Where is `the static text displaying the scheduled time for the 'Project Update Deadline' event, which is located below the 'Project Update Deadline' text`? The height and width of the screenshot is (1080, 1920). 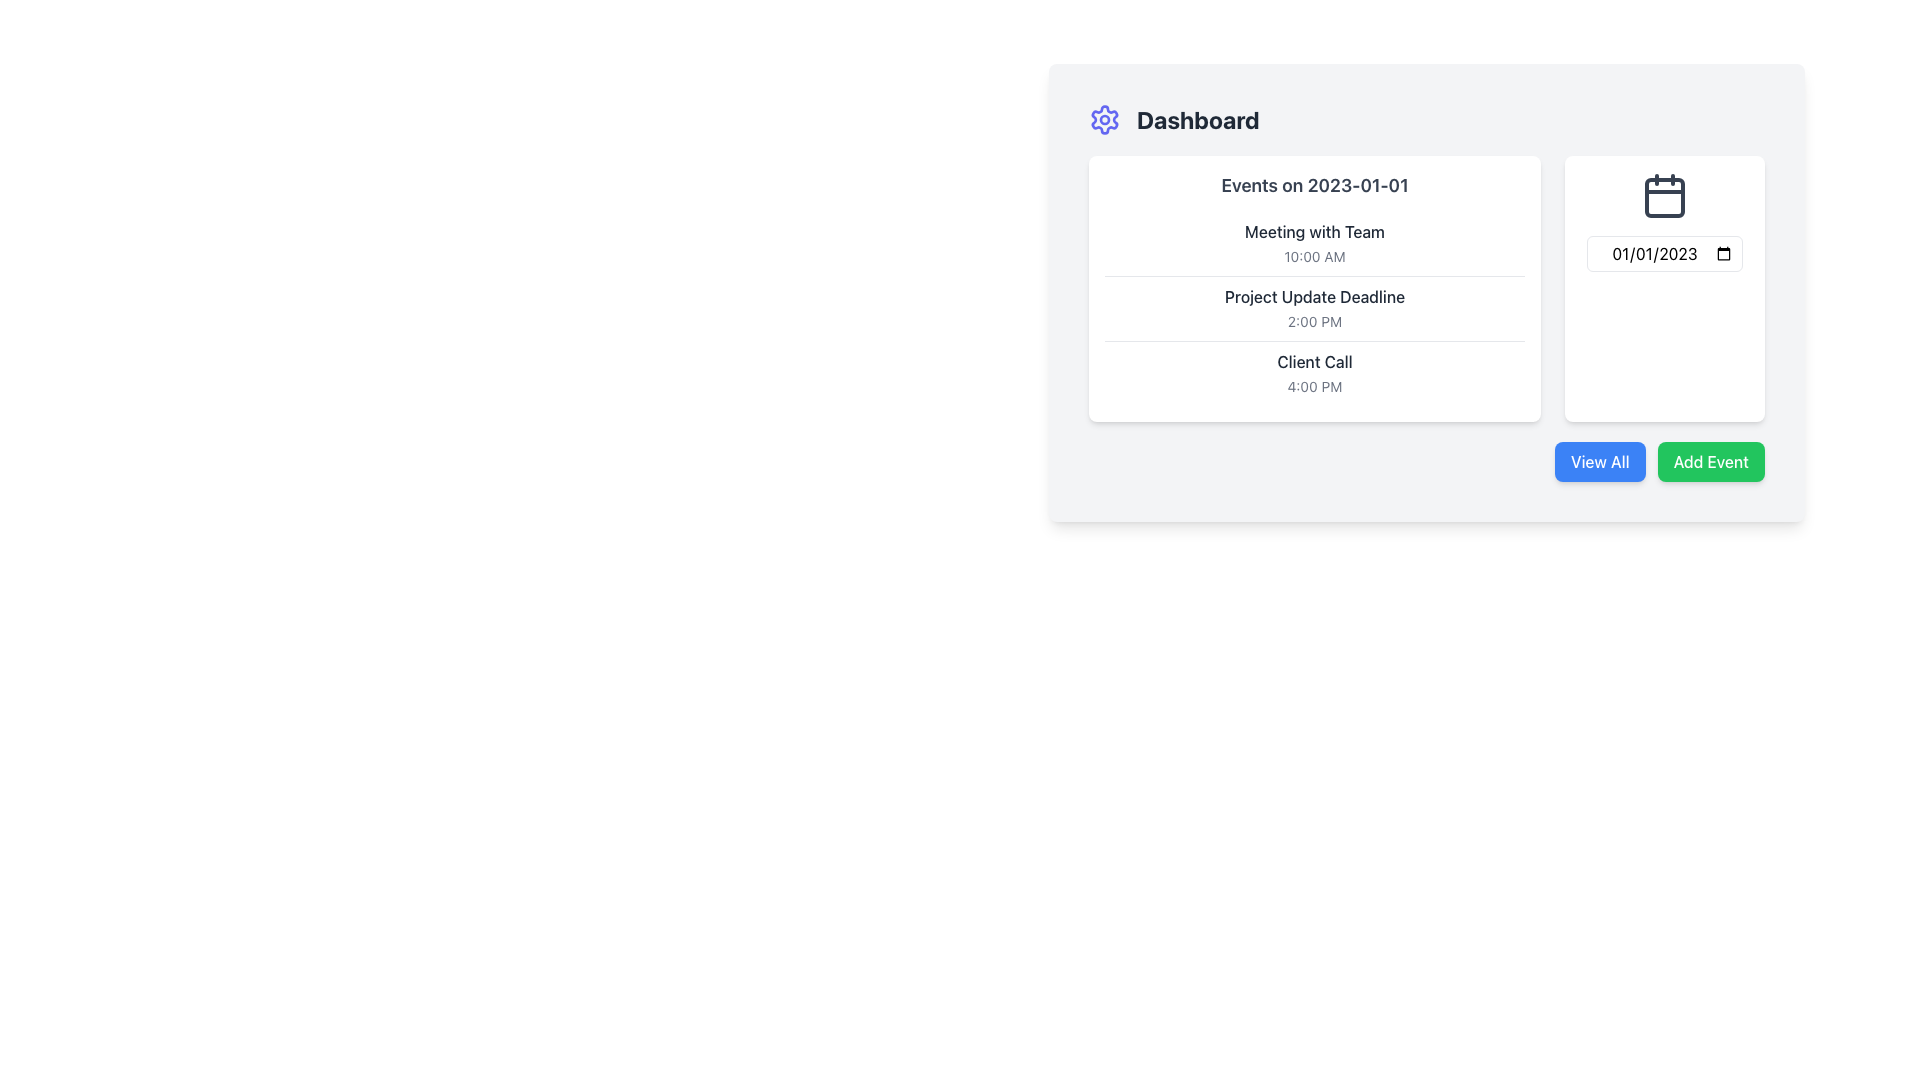 the static text displaying the scheduled time for the 'Project Update Deadline' event, which is located below the 'Project Update Deadline' text is located at coordinates (1315, 320).